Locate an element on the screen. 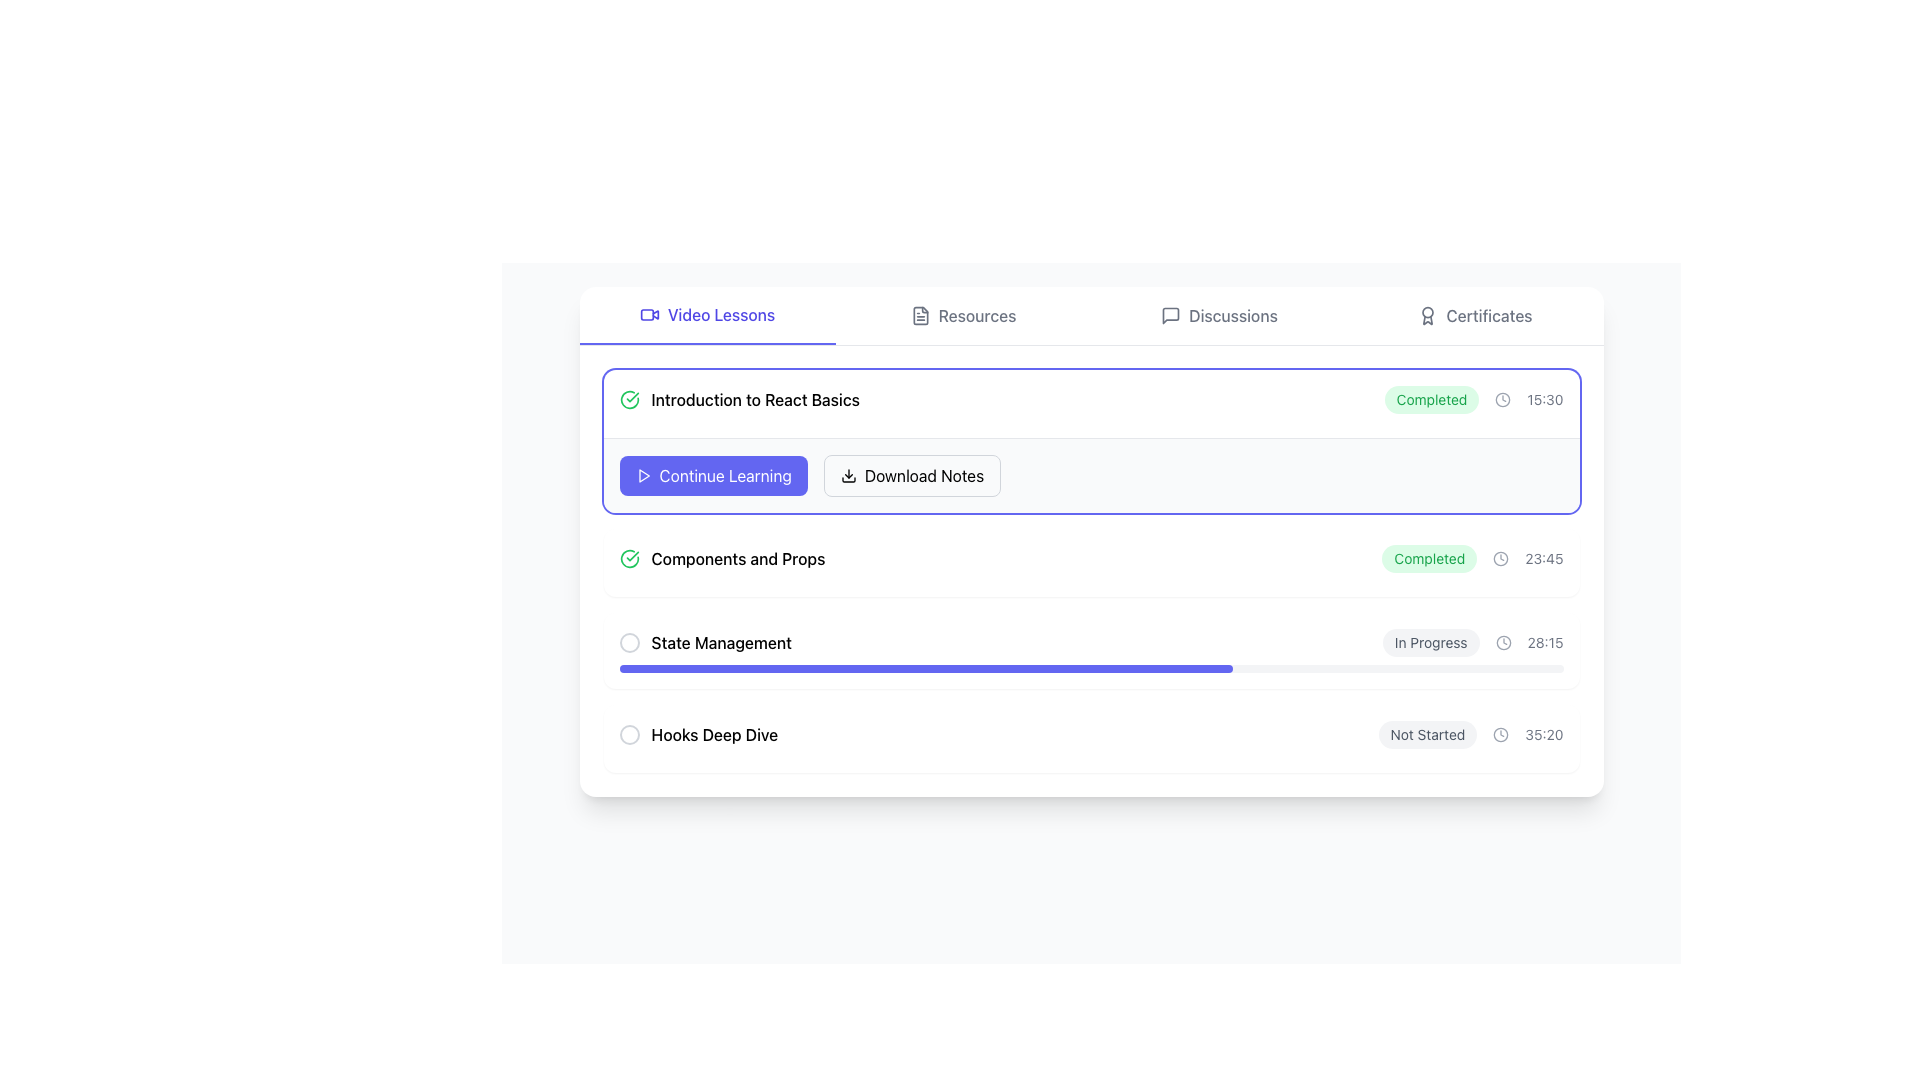 This screenshot has height=1080, width=1920. the status indicator of the second list item in the course module, which provides its title, completion status, and duration is located at coordinates (1090, 563).